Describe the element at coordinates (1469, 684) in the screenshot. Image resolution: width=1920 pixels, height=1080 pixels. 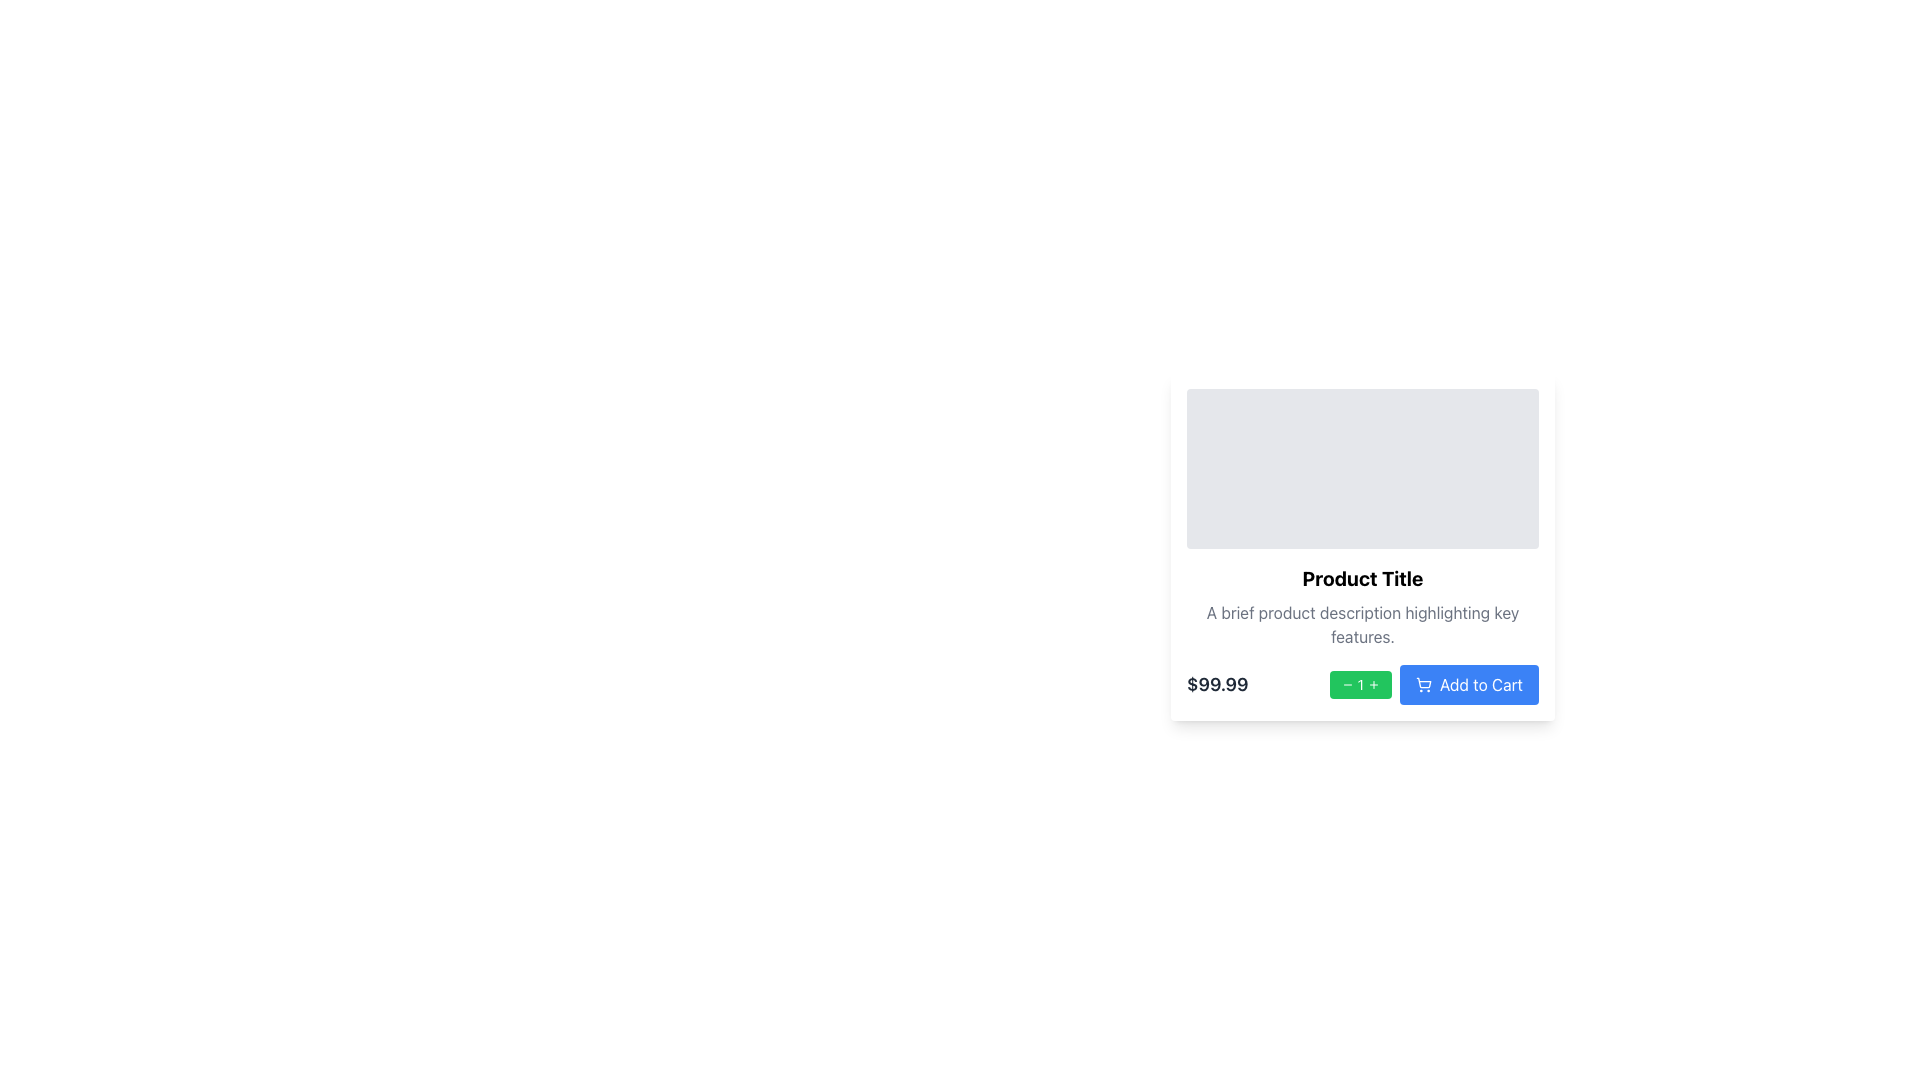
I see `the blue rectangular 'Add to Cart' button with a shopping cart icon` at that location.